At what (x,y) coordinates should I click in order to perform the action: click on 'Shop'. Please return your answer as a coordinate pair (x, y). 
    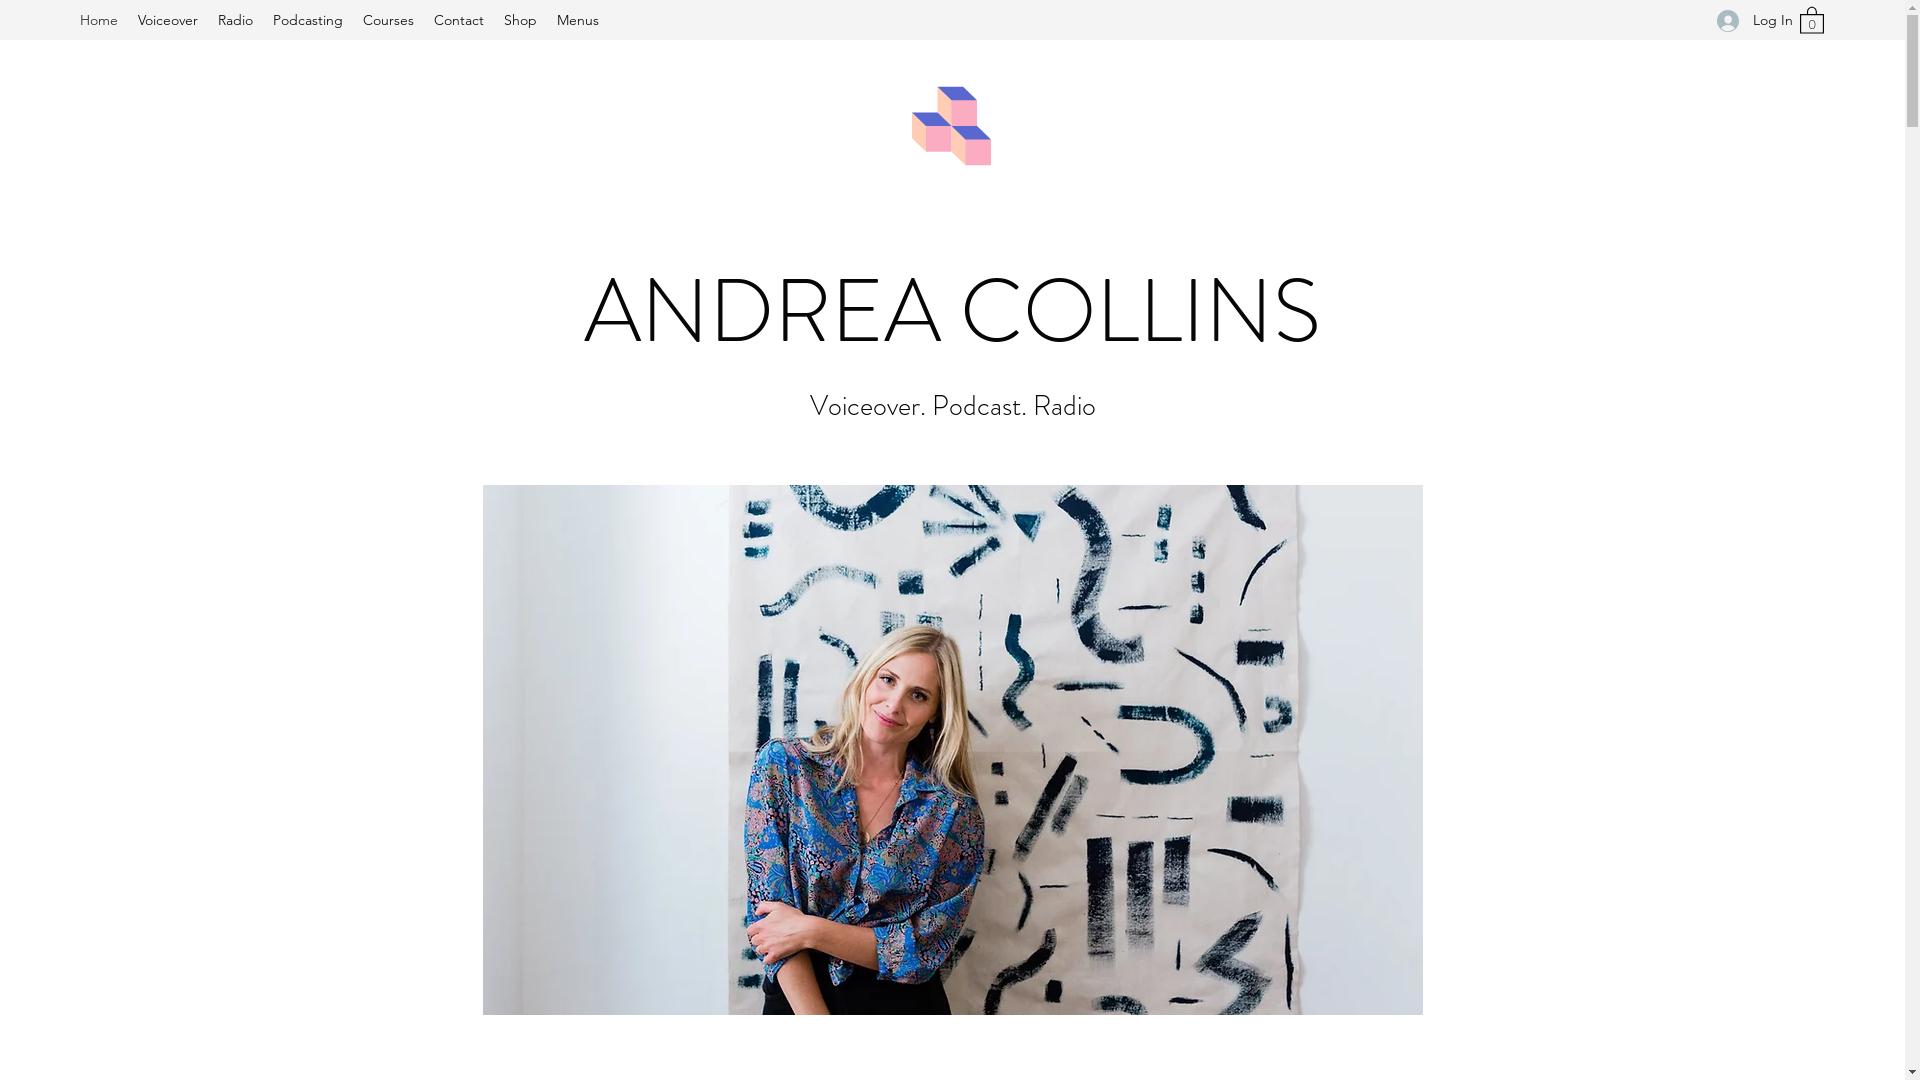
    Looking at the image, I should click on (520, 19).